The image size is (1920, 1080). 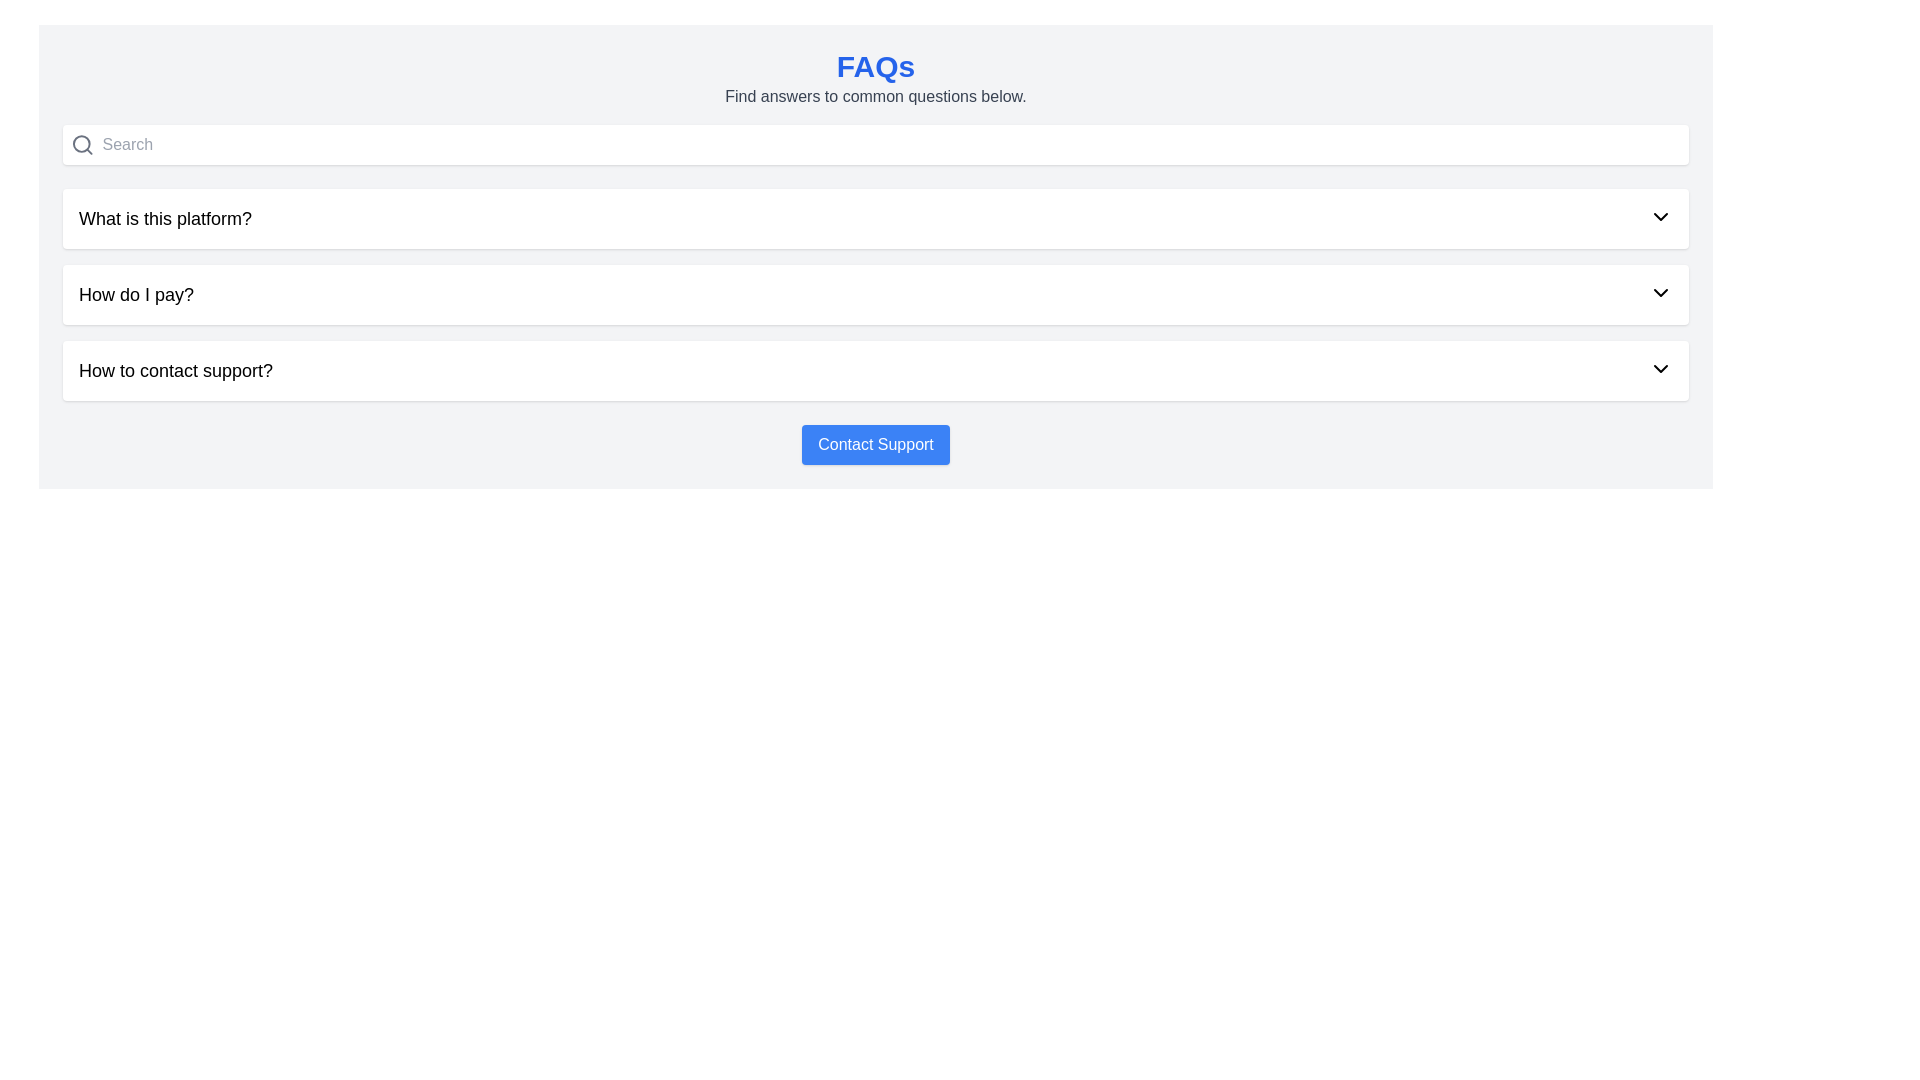 What do you see at coordinates (875, 443) in the screenshot?
I see `the contact support button located beneath the 'How to contact support?' section to initiate contact with support` at bounding box center [875, 443].